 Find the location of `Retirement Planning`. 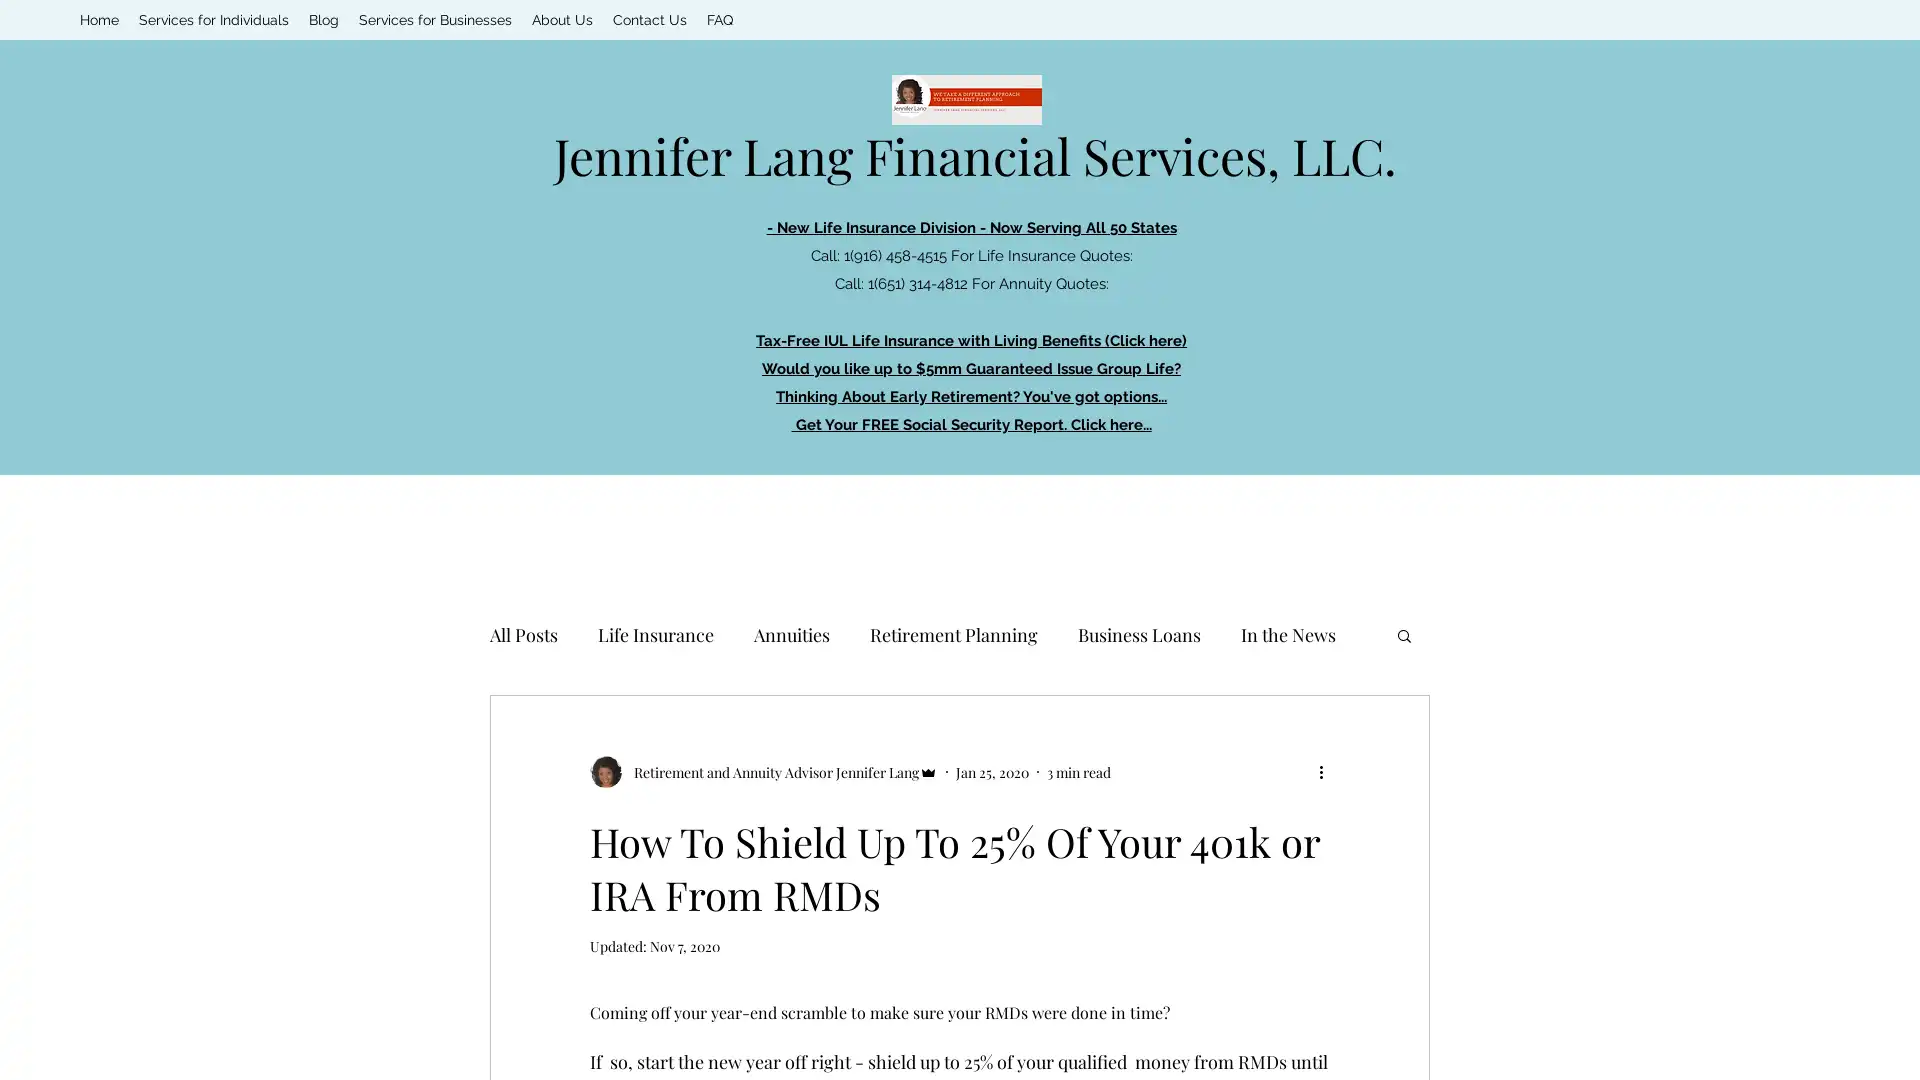

Retirement Planning is located at coordinates (953, 635).